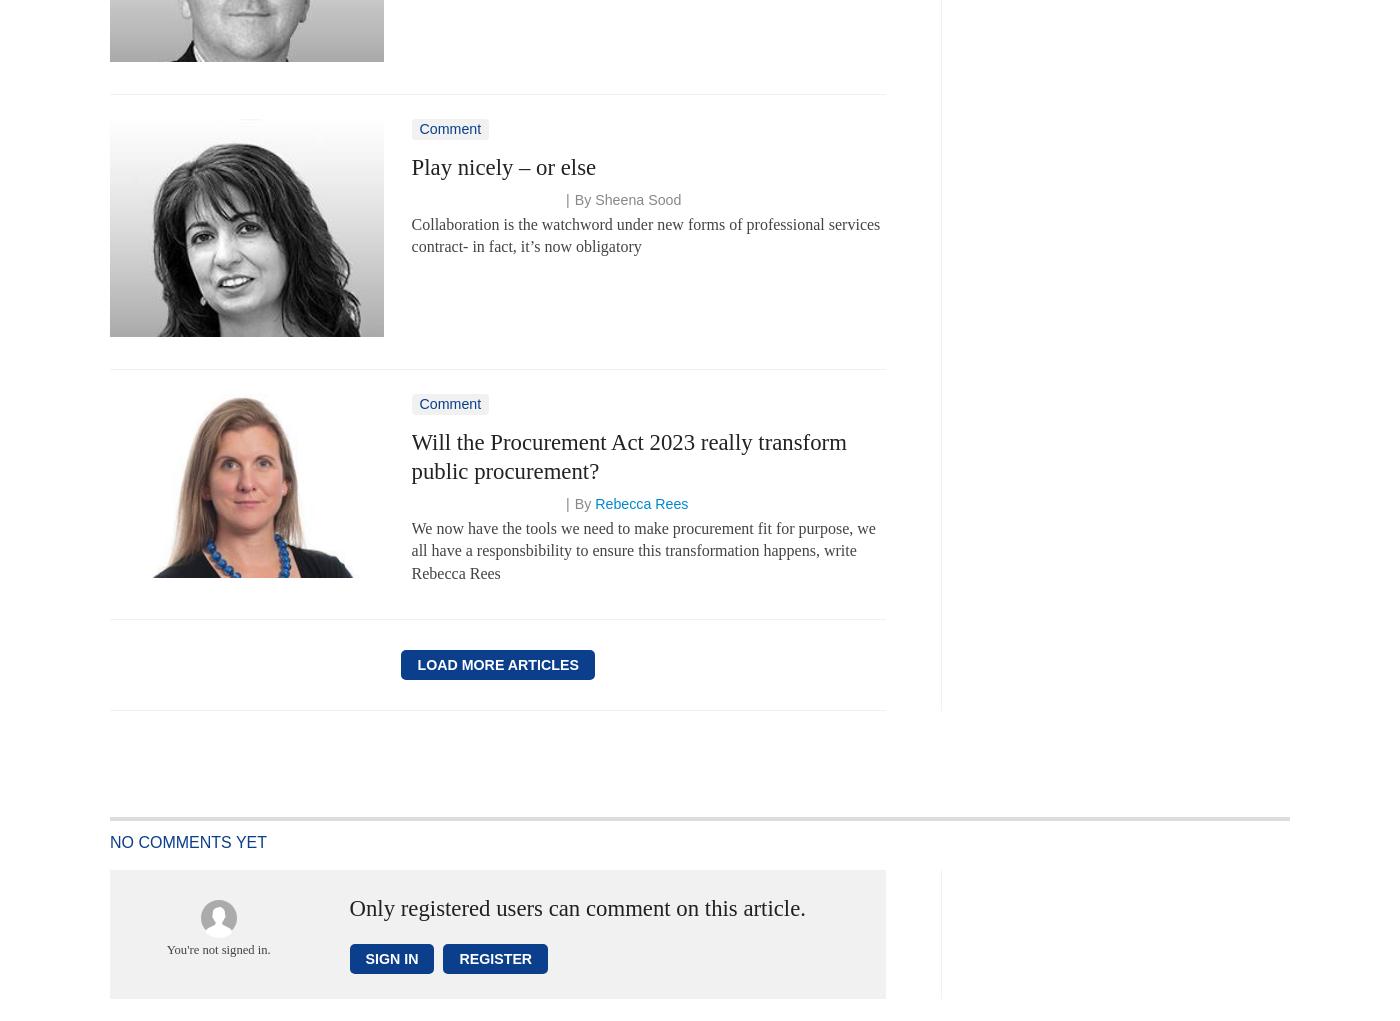  I want to click on 'No comments yet', so click(188, 841).